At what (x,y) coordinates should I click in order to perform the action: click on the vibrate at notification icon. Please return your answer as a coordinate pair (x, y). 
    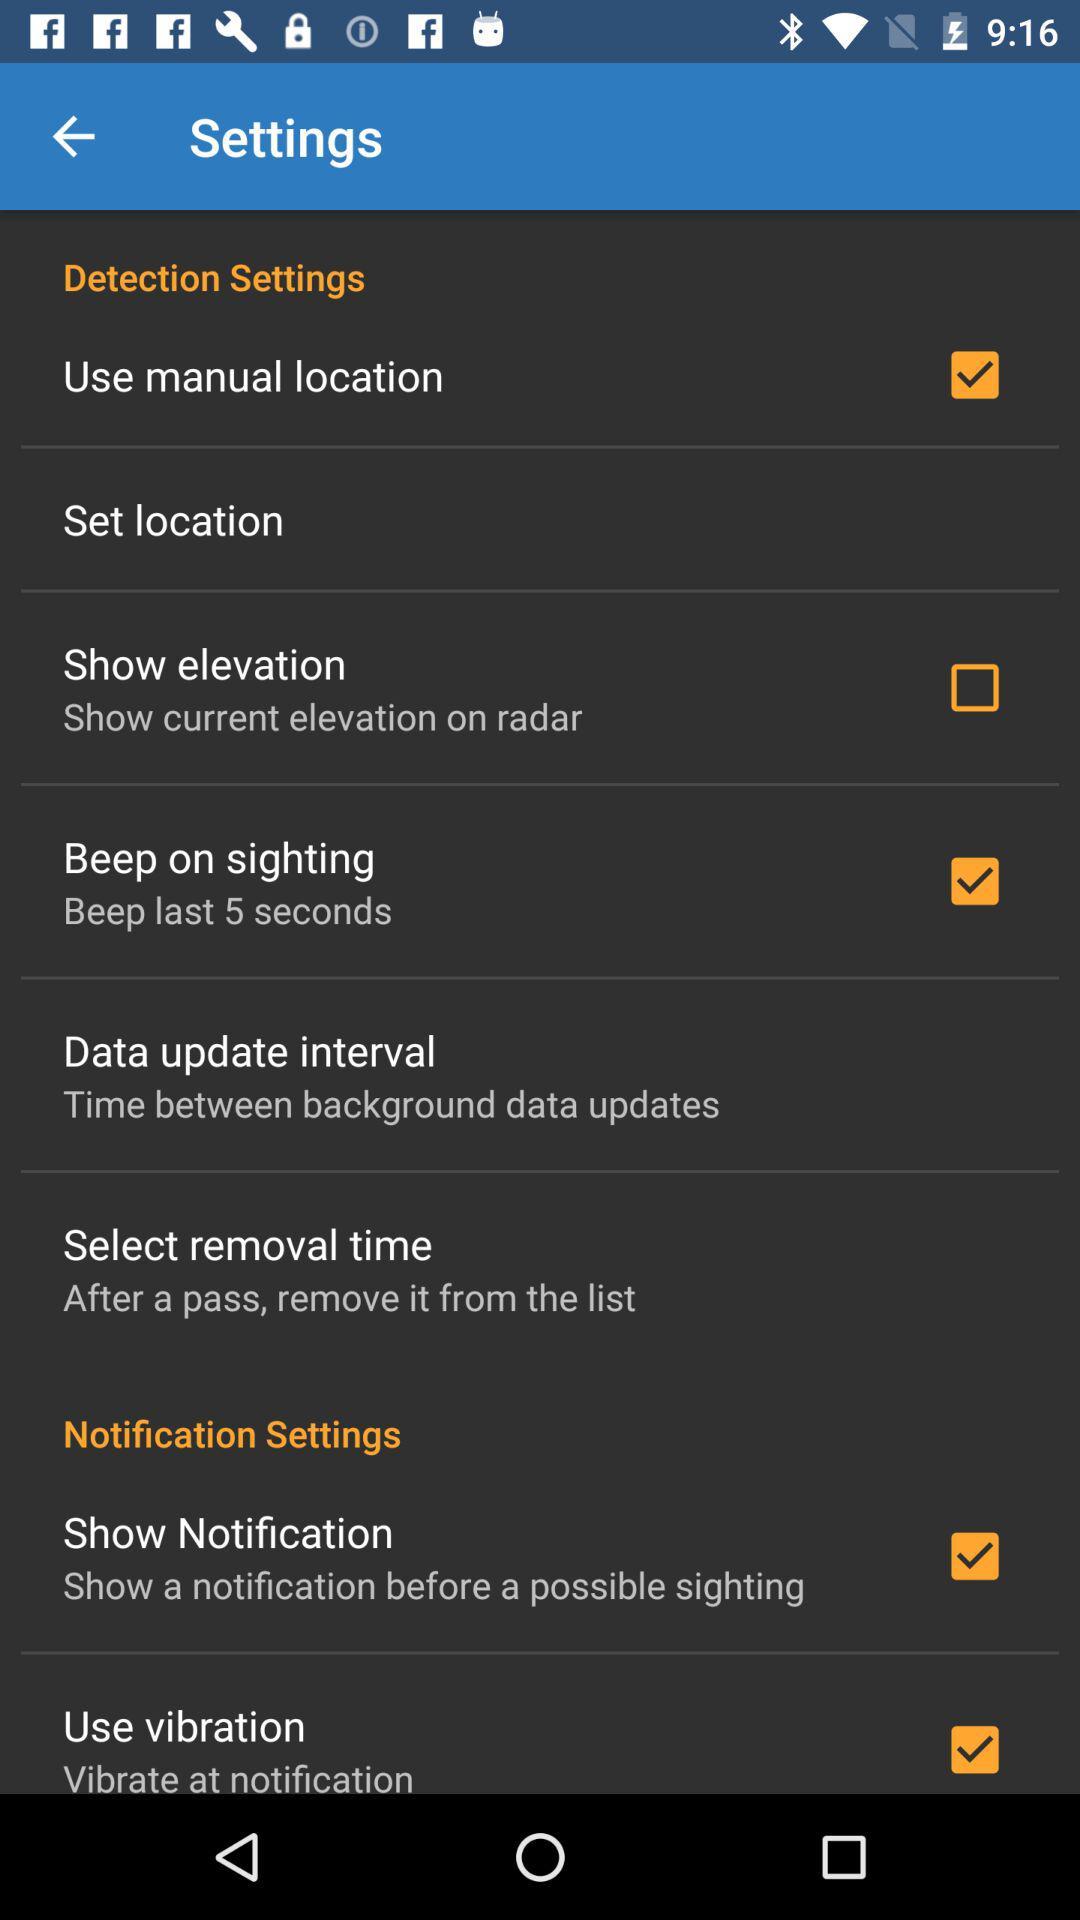
    Looking at the image, I should click on (237, 1773).